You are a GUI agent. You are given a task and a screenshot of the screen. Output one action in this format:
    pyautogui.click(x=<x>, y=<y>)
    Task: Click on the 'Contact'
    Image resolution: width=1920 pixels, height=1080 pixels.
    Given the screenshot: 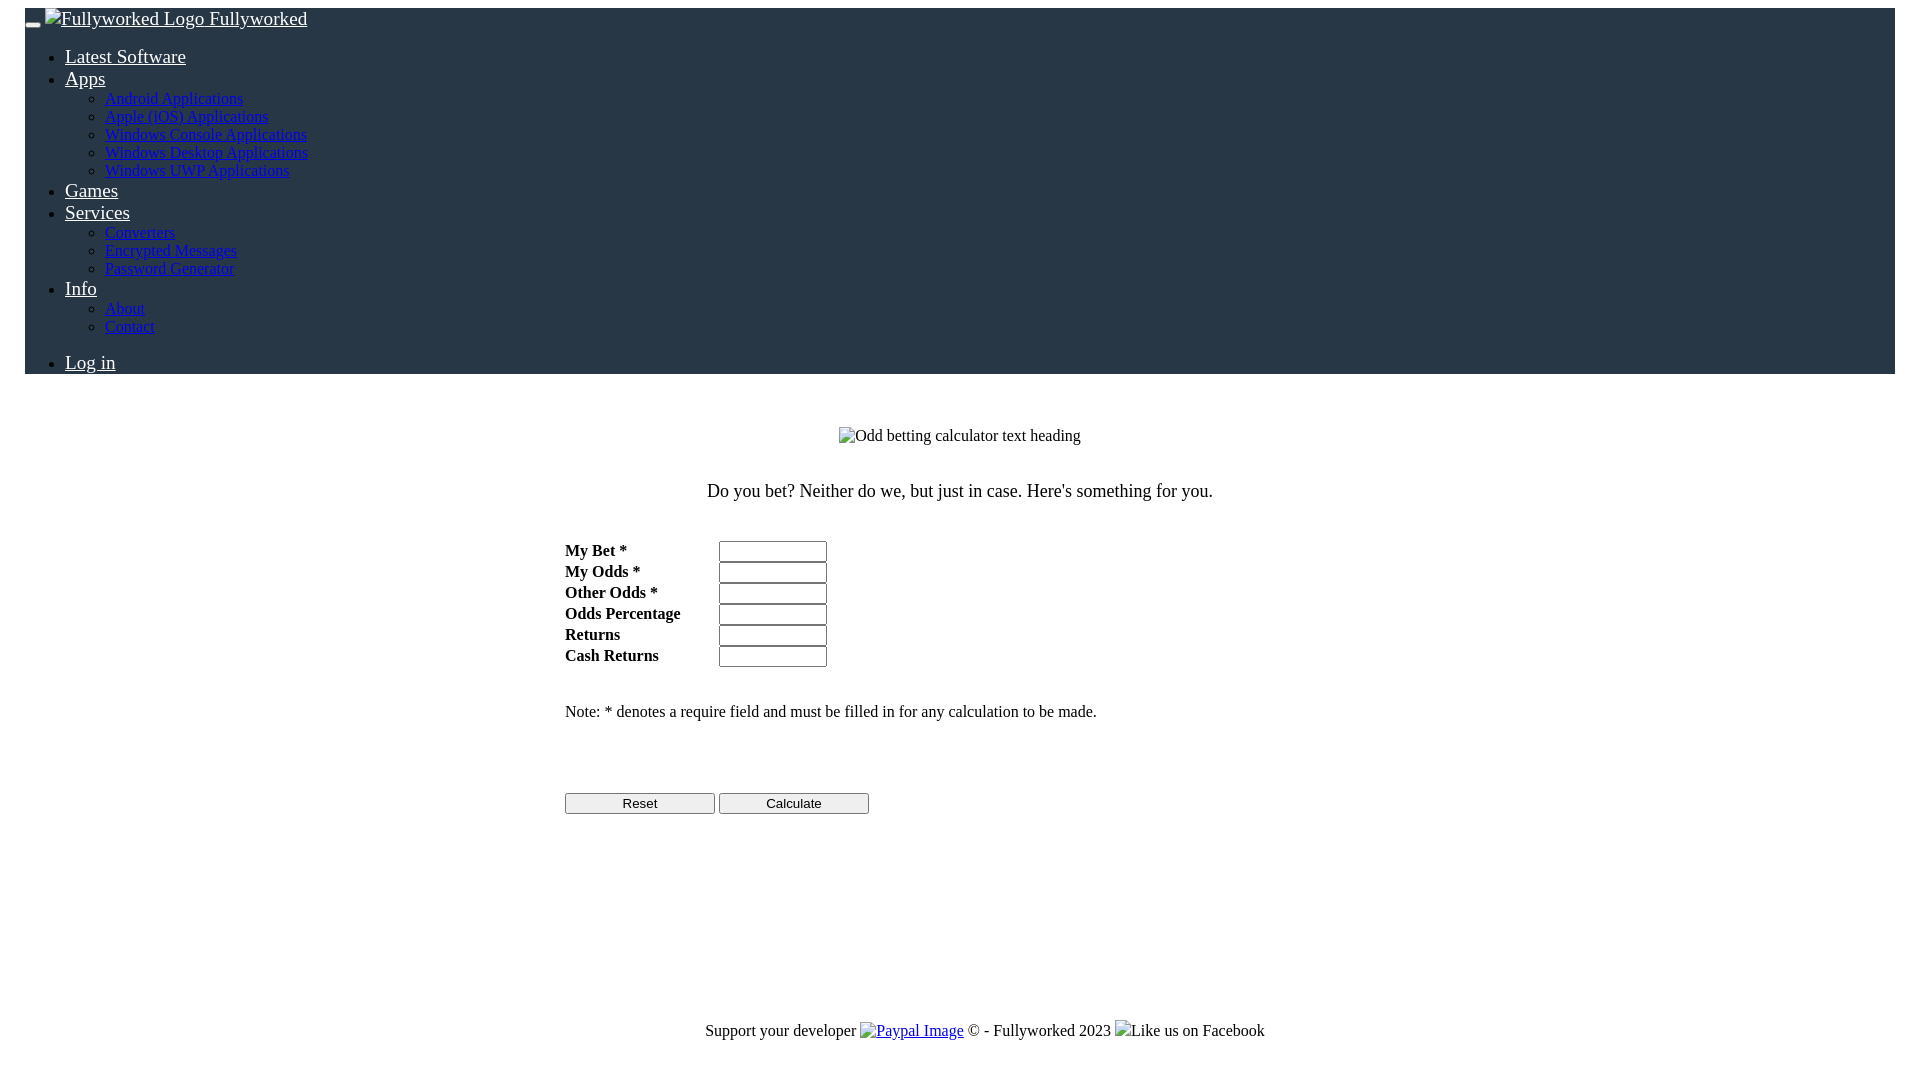 What is the action you would take?
    pyautogui.click(x=128, y=325)
    